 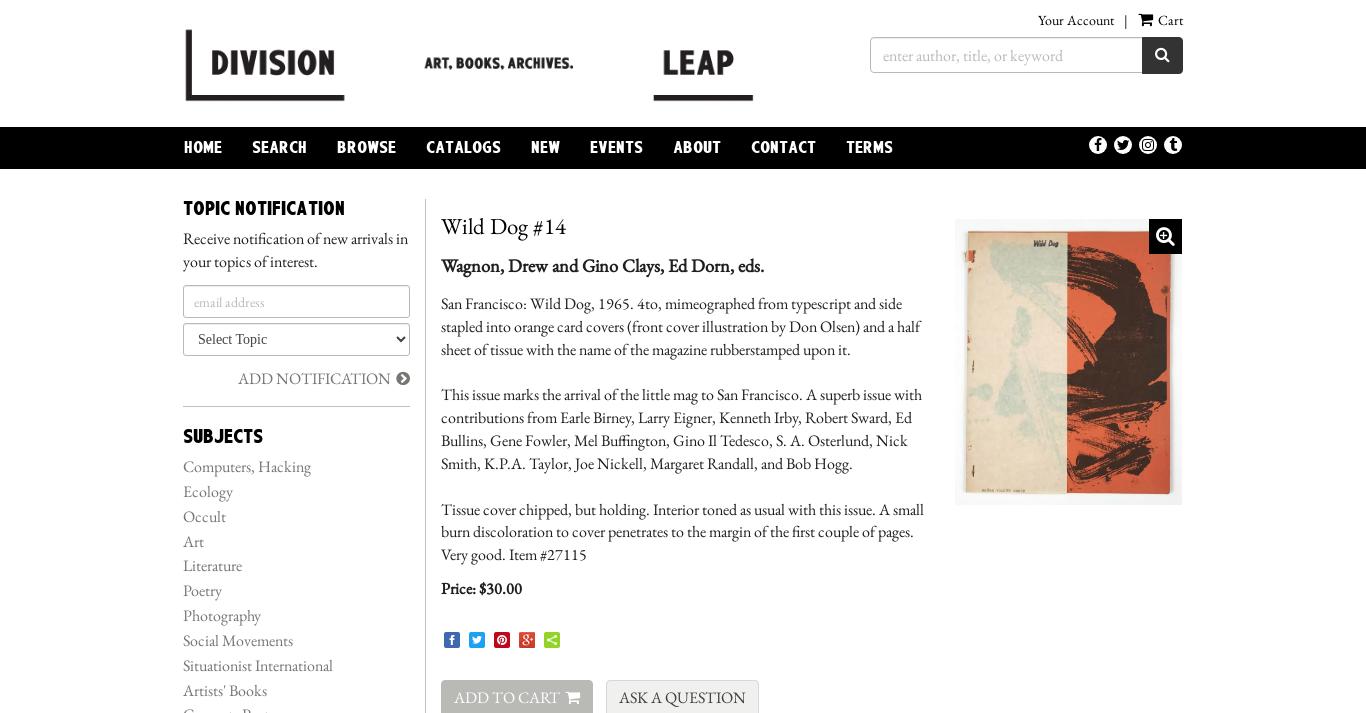 What do you see at coordinates (336, 147) in the screenshot?
I see `'Browse'` at bounding box center [336, 147].